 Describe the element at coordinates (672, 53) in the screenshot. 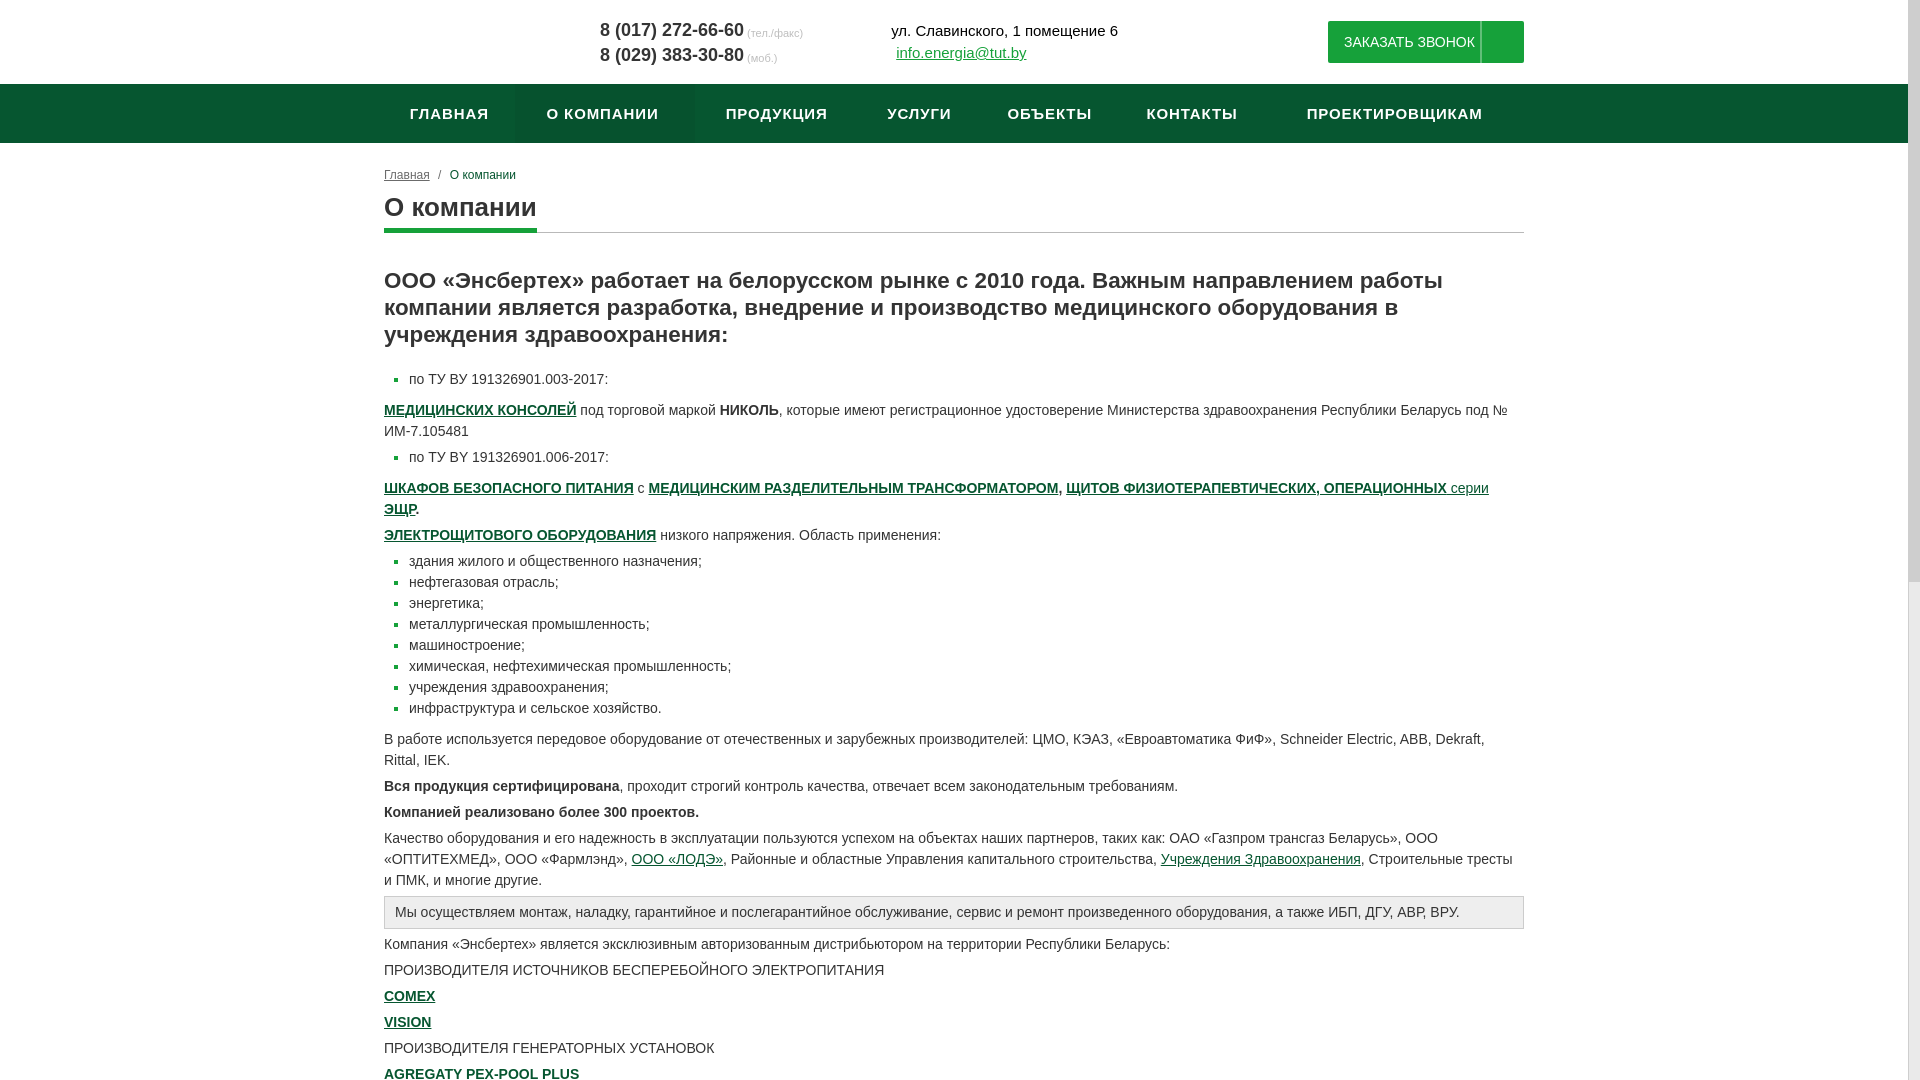

I see `'8 (029) 383-30-80'` at that location.